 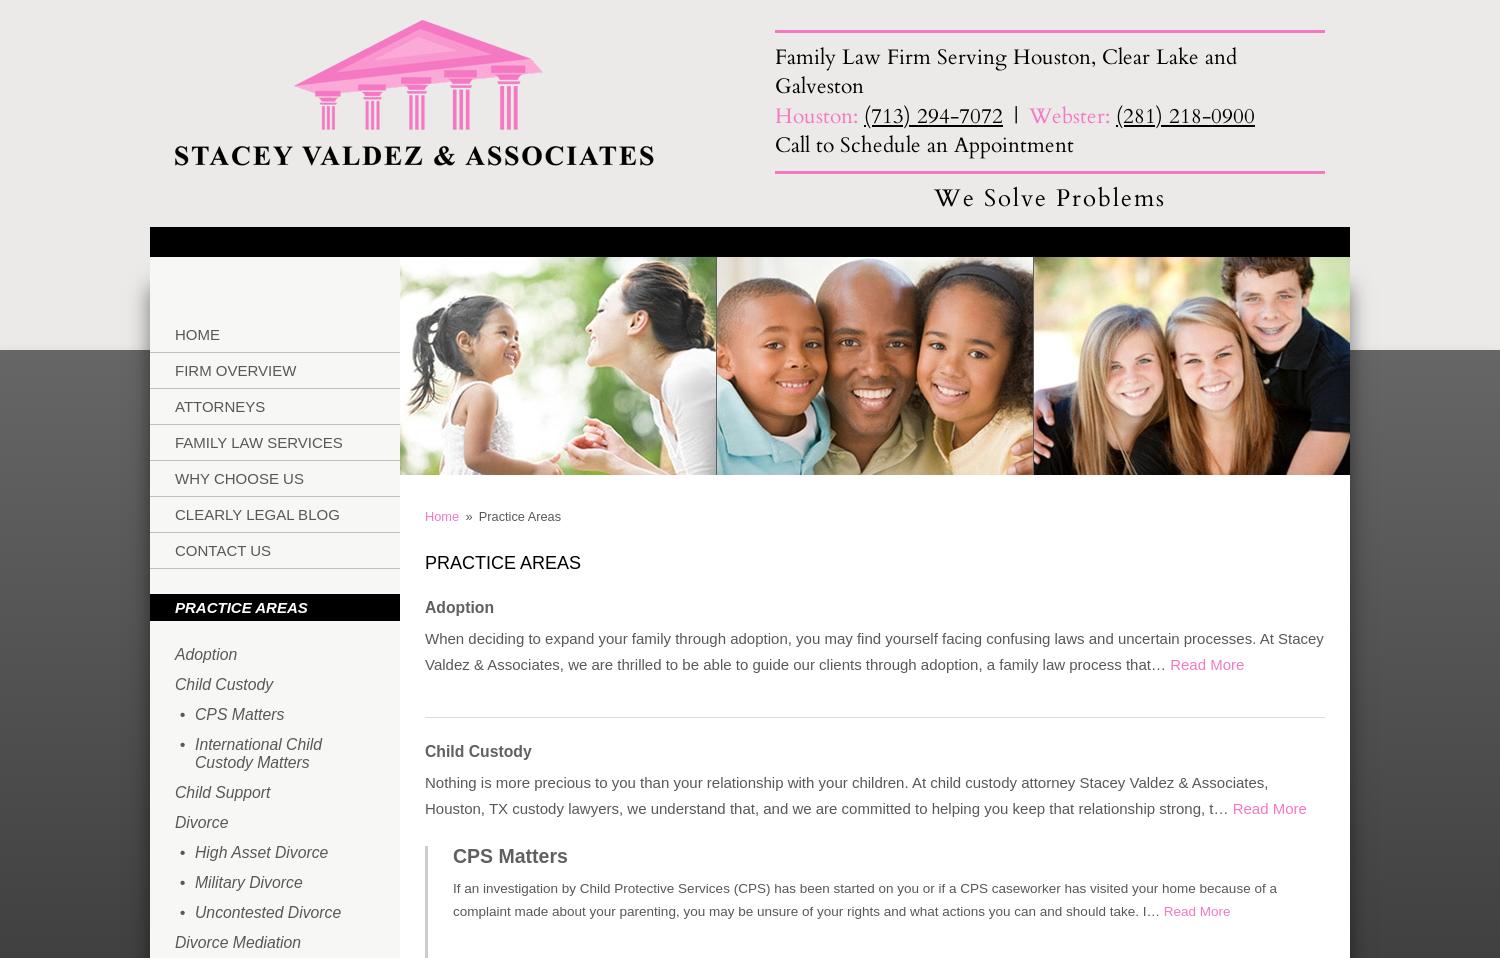 I want to click on 'Why Choose Us', so click(x=237, y=477).